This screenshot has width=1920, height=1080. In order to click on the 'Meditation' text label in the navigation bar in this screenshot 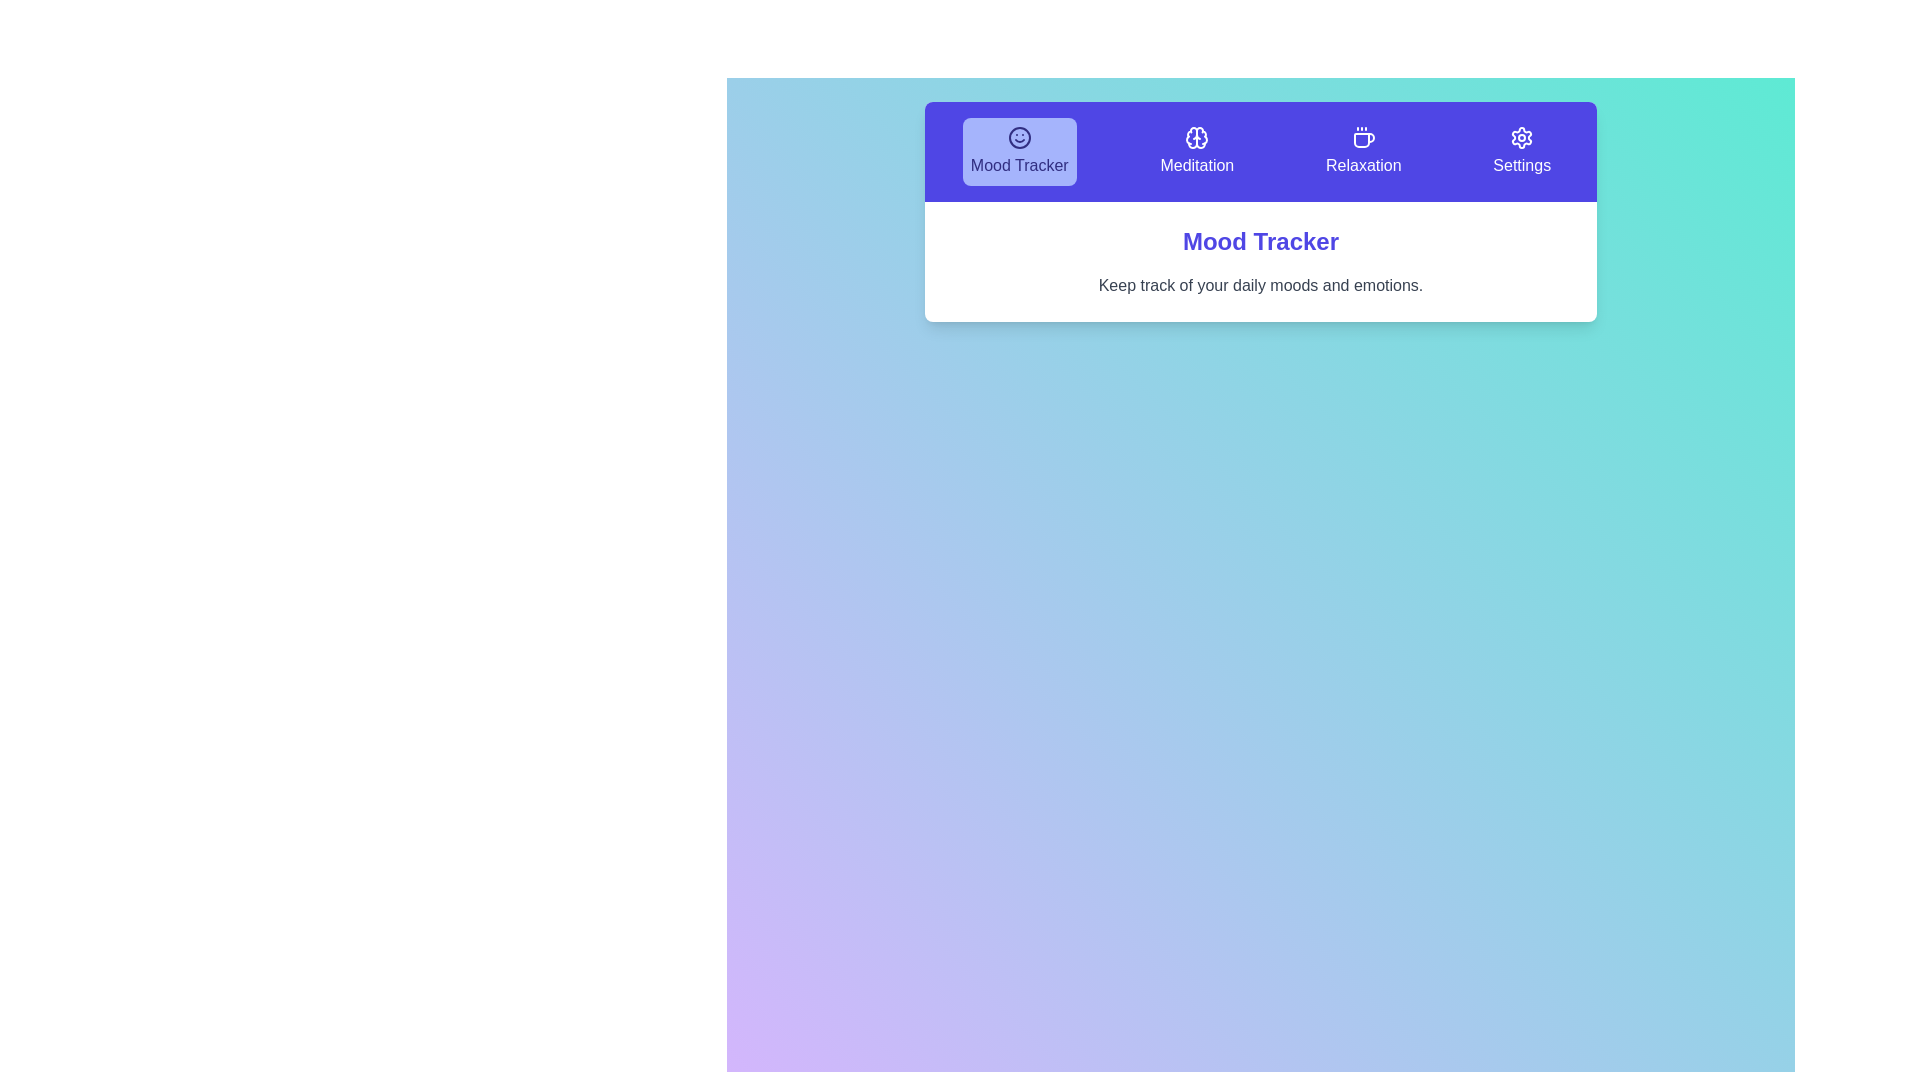, I will do `click(1197, 164)`.